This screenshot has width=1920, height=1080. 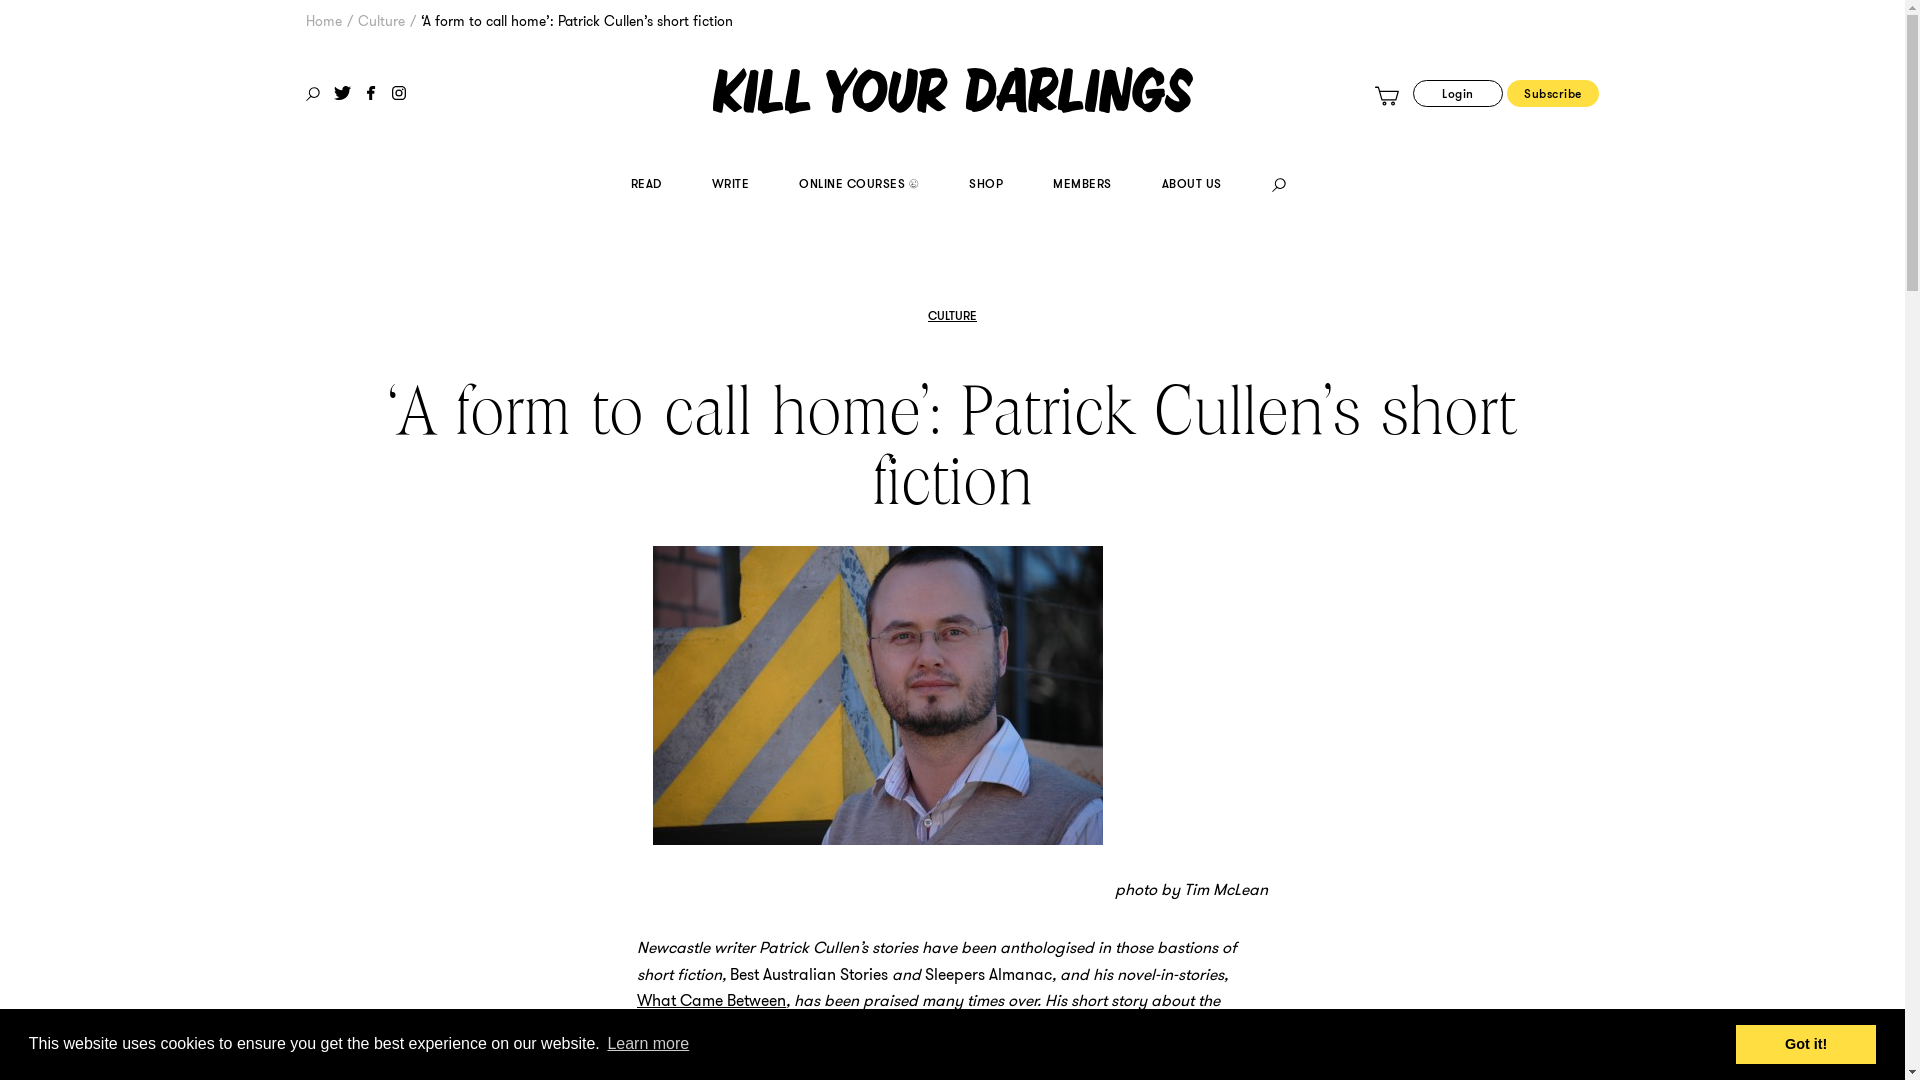 I want to click on 'Login', so click(x=1458, y=93).